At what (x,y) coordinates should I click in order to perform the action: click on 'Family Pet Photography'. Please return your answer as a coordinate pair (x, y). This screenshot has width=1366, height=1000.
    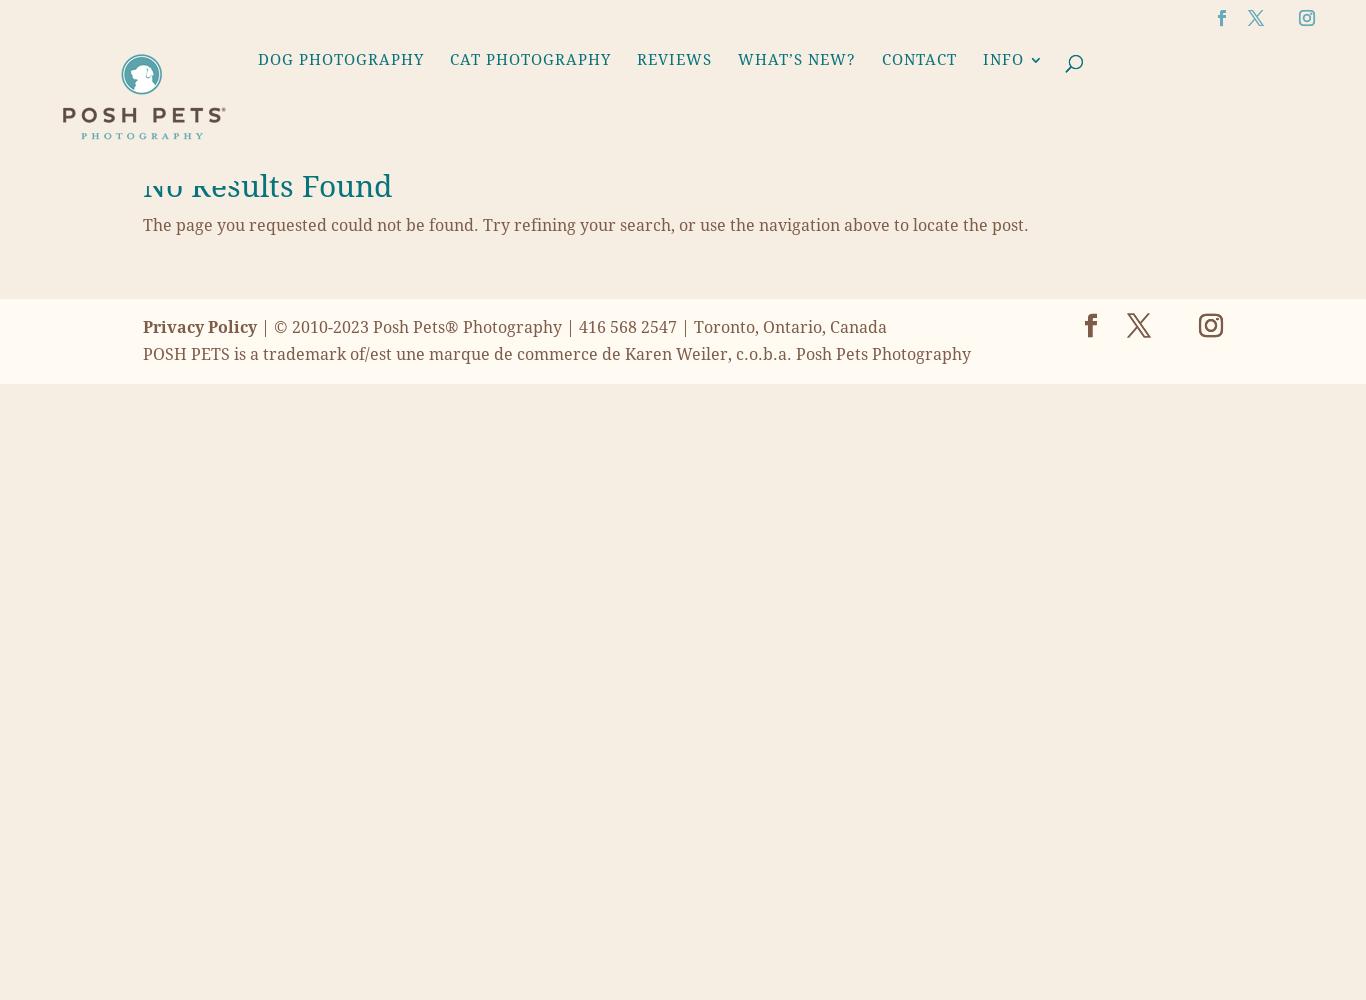
    Looking at the image, I should click on (844, 530).